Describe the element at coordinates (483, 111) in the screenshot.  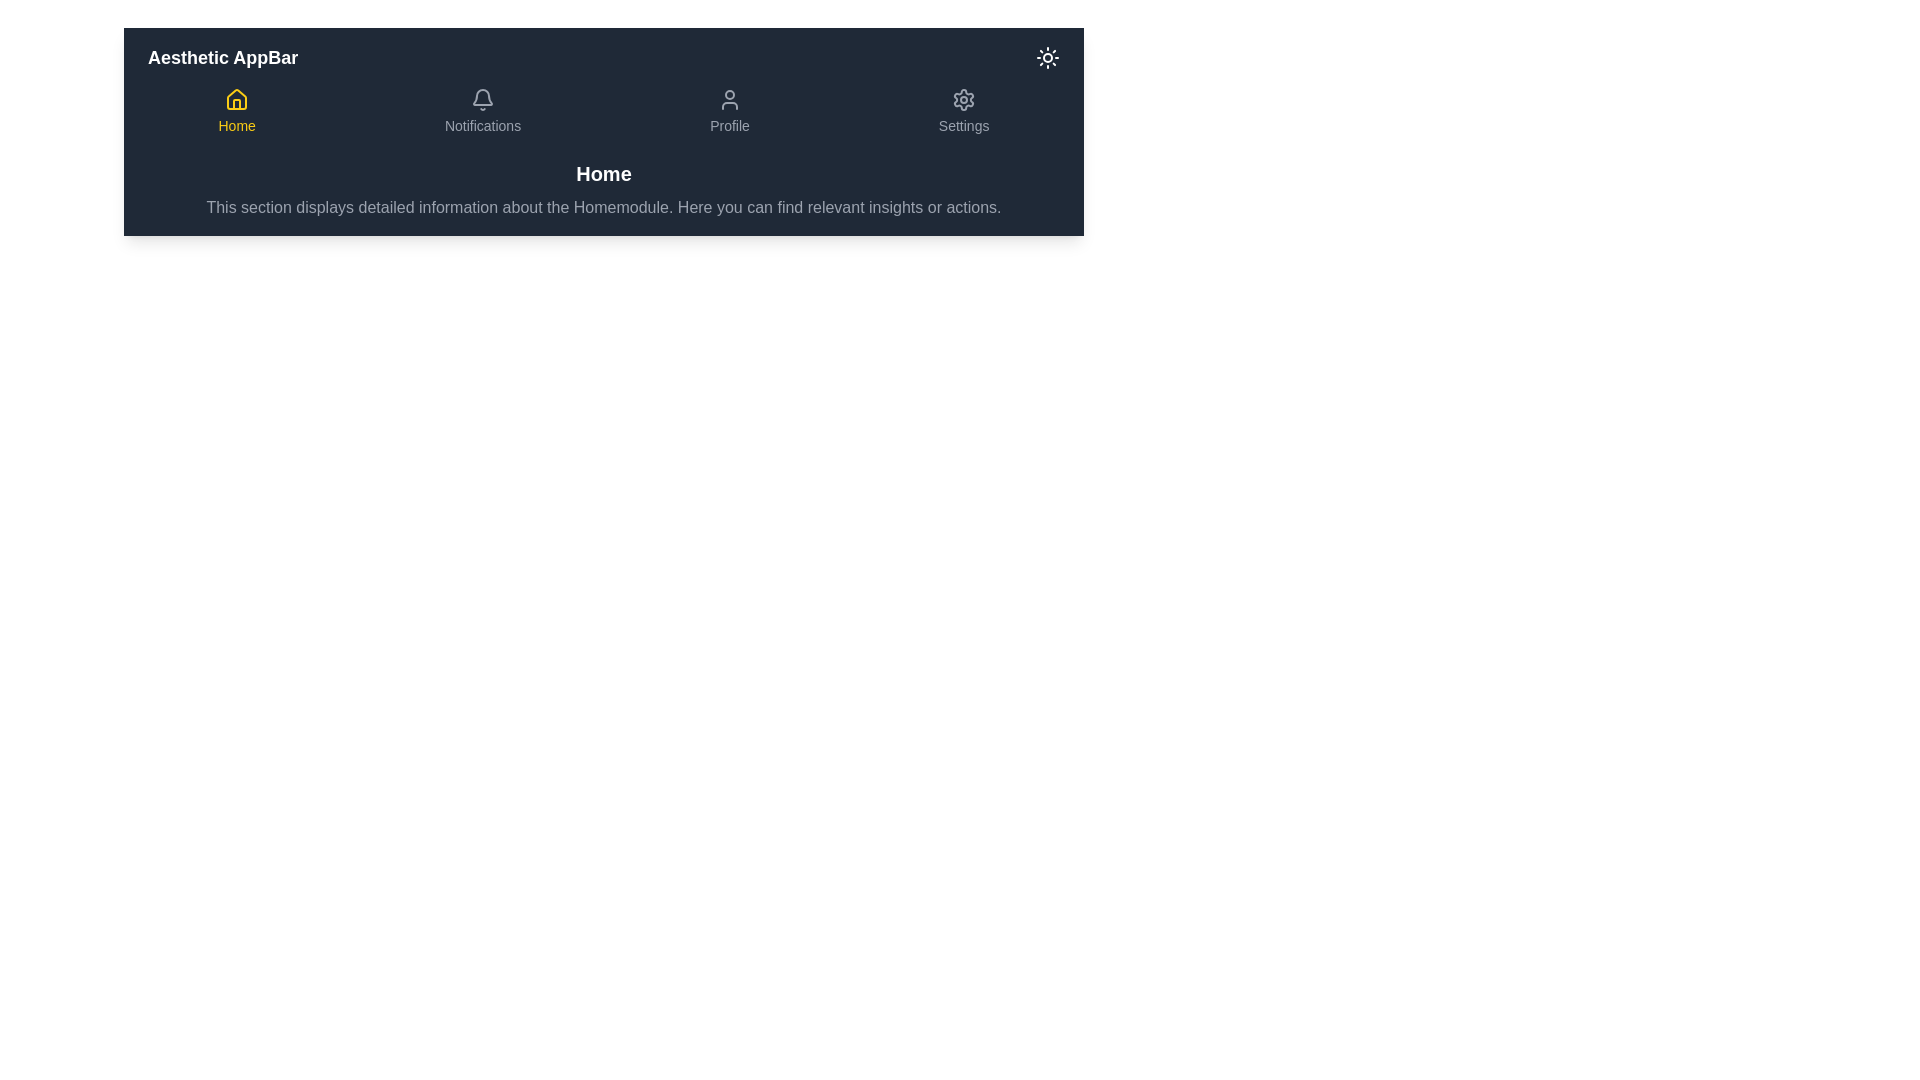
I see `the tab labeled Notifications to view its detailed information` at that location.